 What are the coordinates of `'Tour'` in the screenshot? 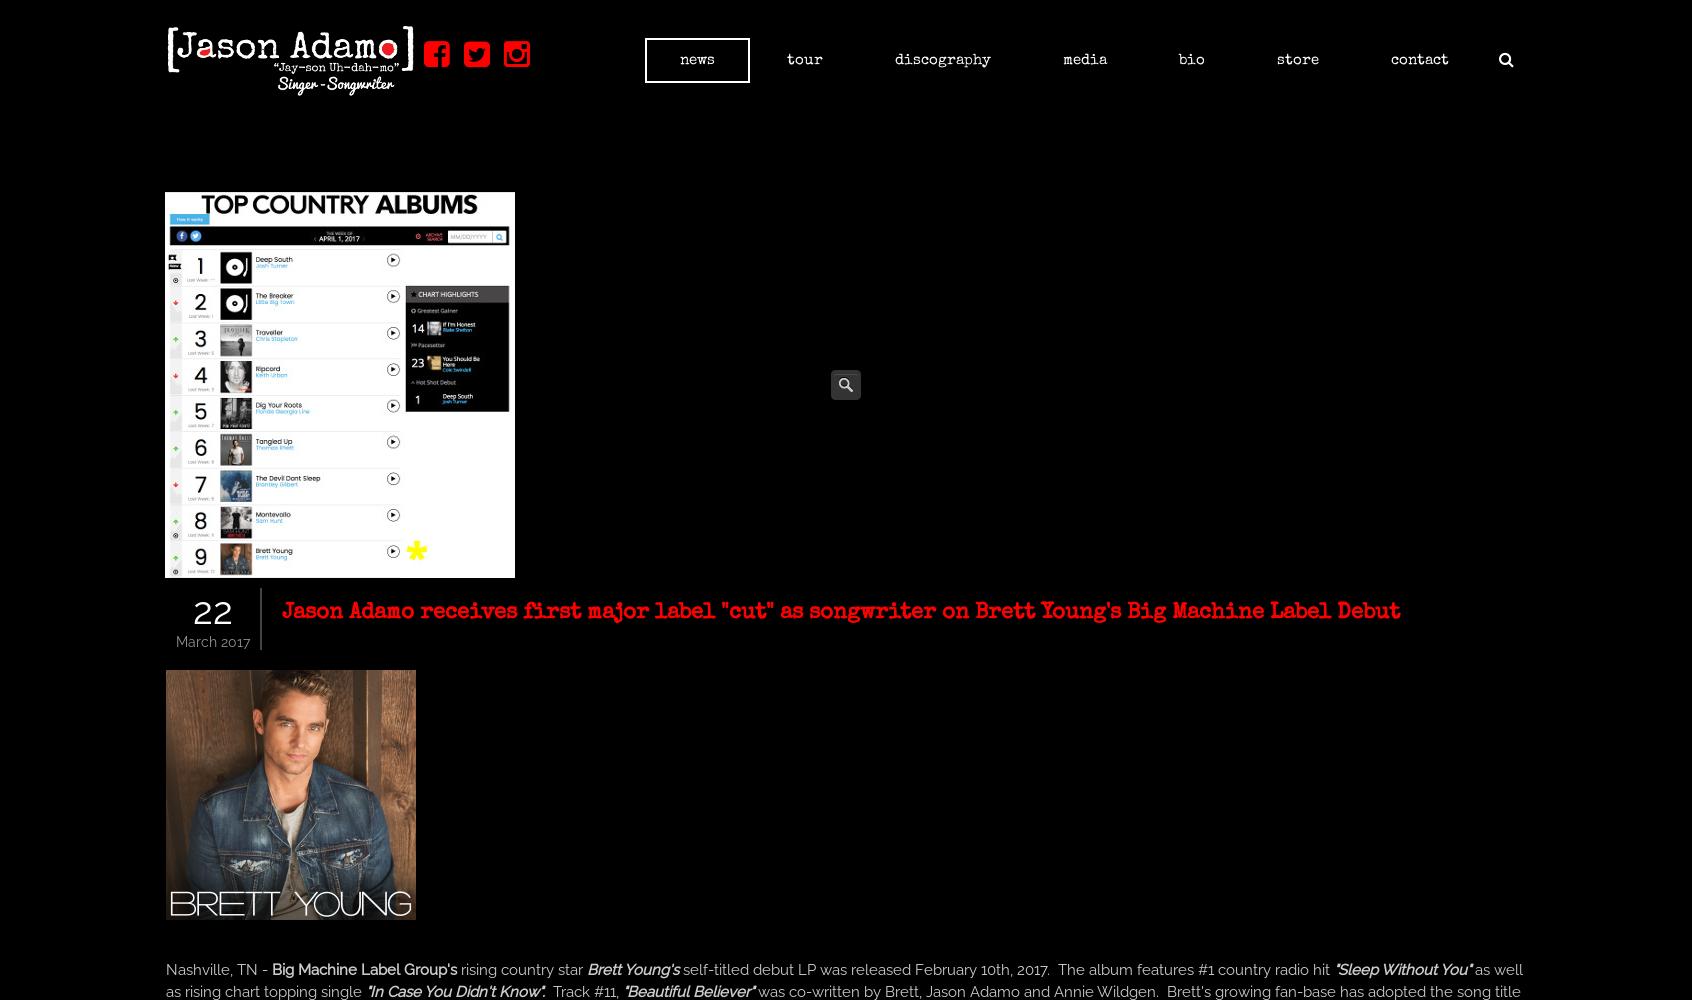 It's located at (805, 60).